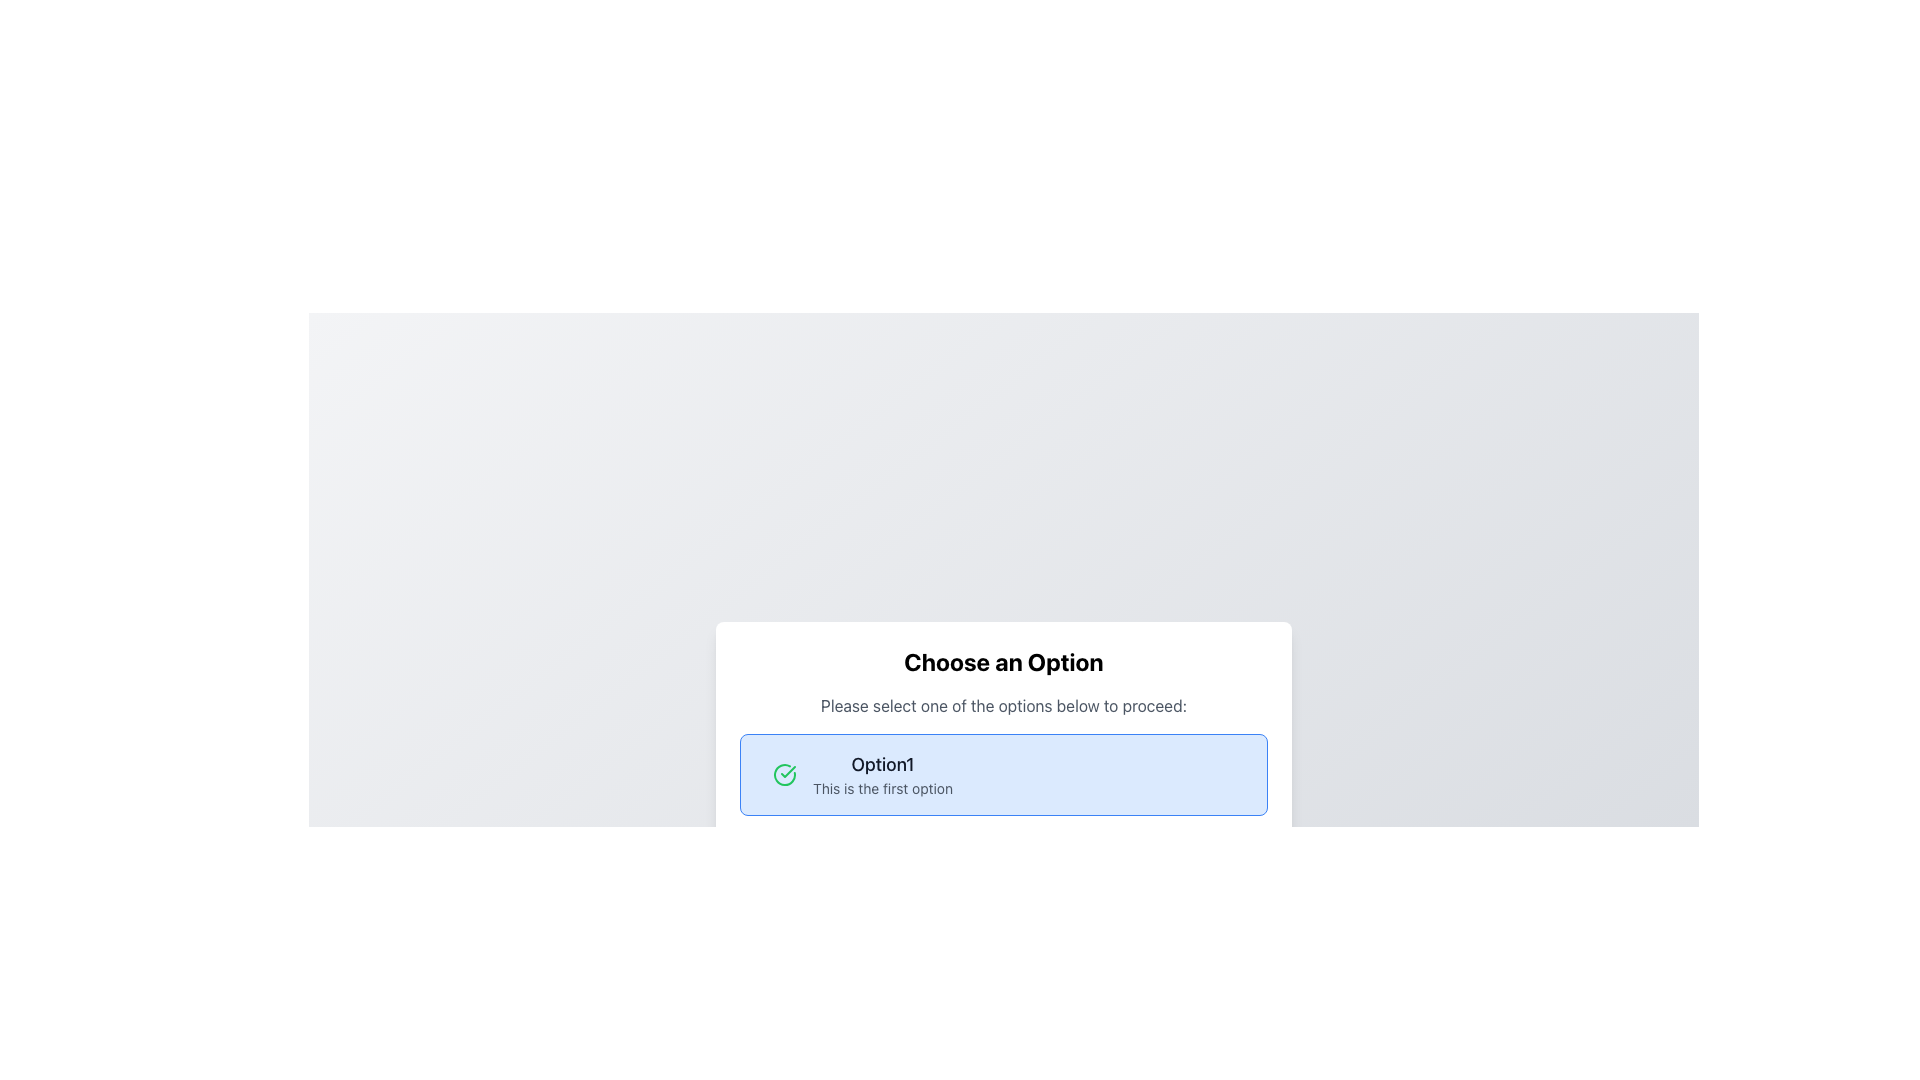 This screenshot has height=1080, width=1920. What do you see at coordinates (787, 770) in the screenshot?
I see `the small green checkmark icon located within a circular border, which is situated to the left of the text 'Option1' inside the highlighted option box` at bounding box center [787, 770].